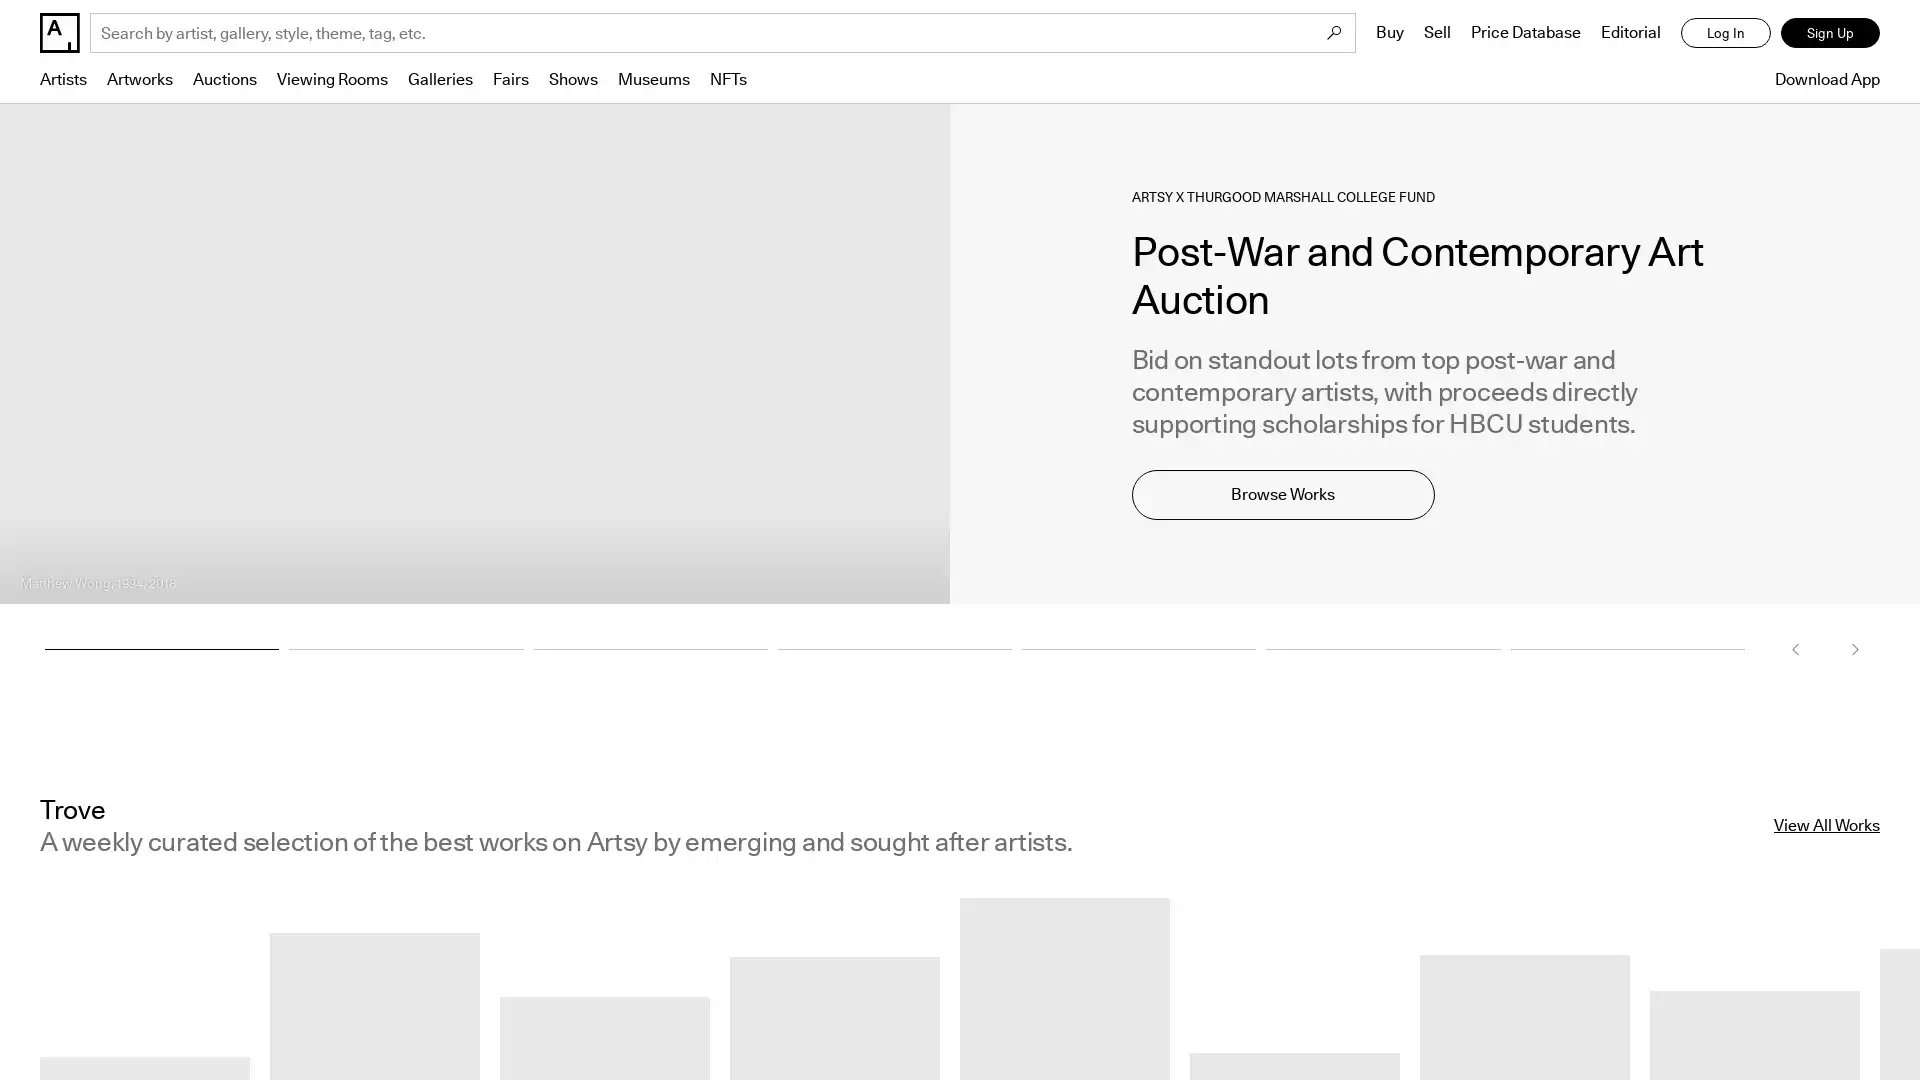 This screenshot has width=1920, height=1080. Describe the element at coordinates (1853, 648) in the screenshot. I see `Navigate right` at that location.